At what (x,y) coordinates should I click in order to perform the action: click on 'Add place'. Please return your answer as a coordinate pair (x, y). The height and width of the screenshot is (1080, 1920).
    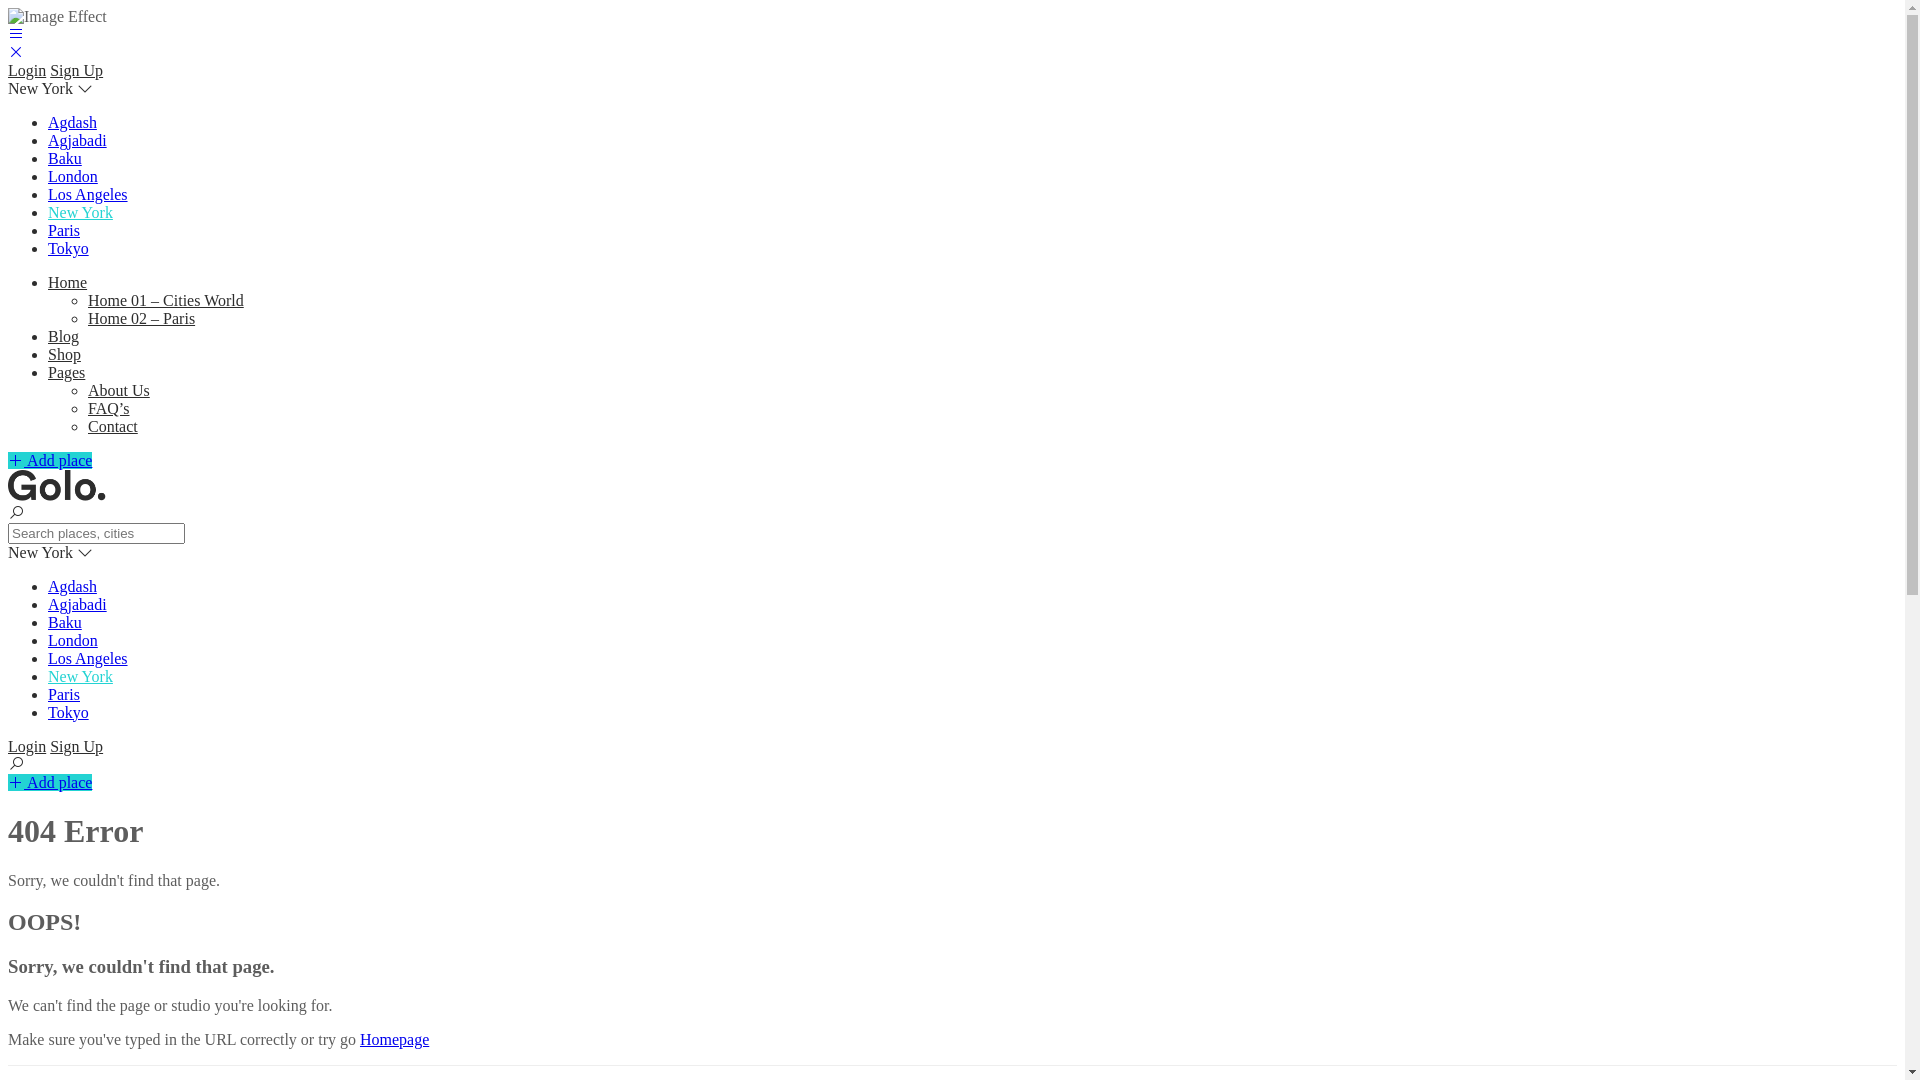
    Looking at the image, I should click on (49, 781).